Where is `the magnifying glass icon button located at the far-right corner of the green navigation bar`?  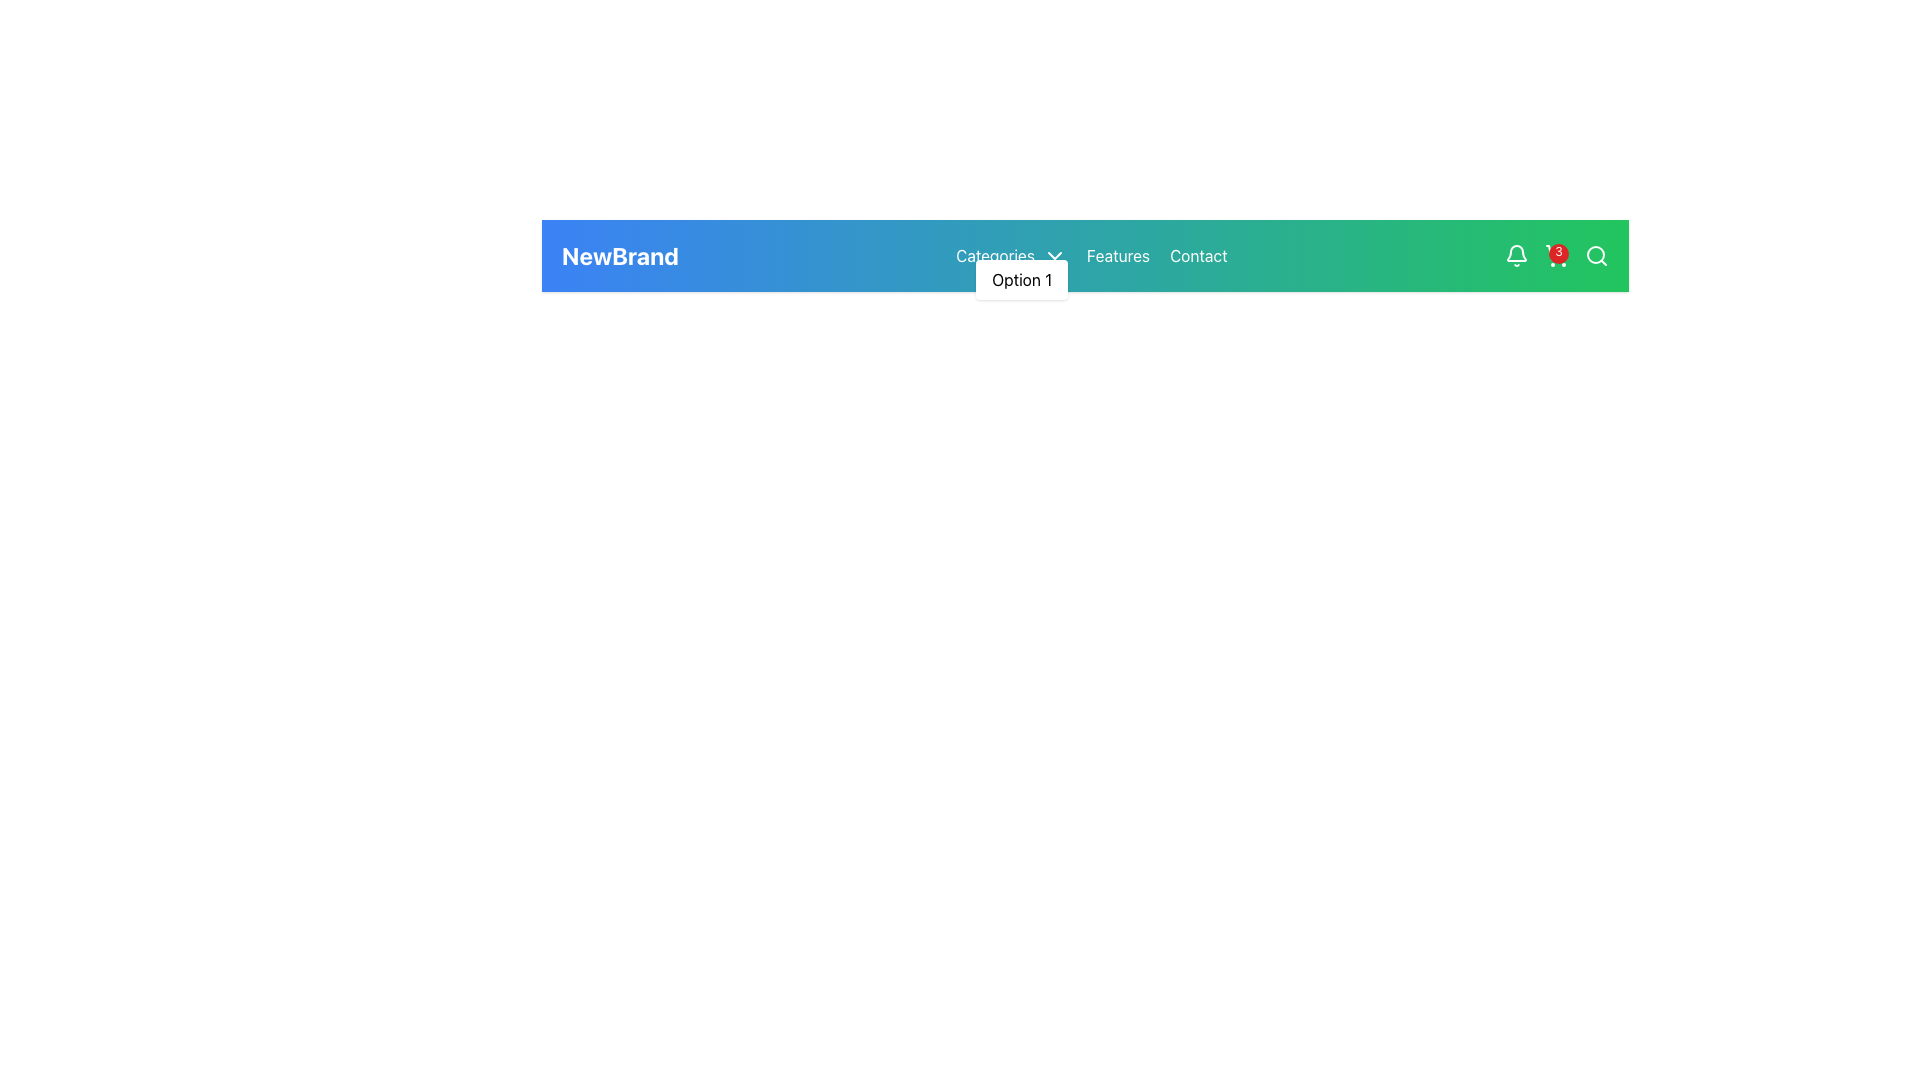
the magnifying glass icon button located at the far-right corner of the green navigation bar is located at coordinates (1596, 254).